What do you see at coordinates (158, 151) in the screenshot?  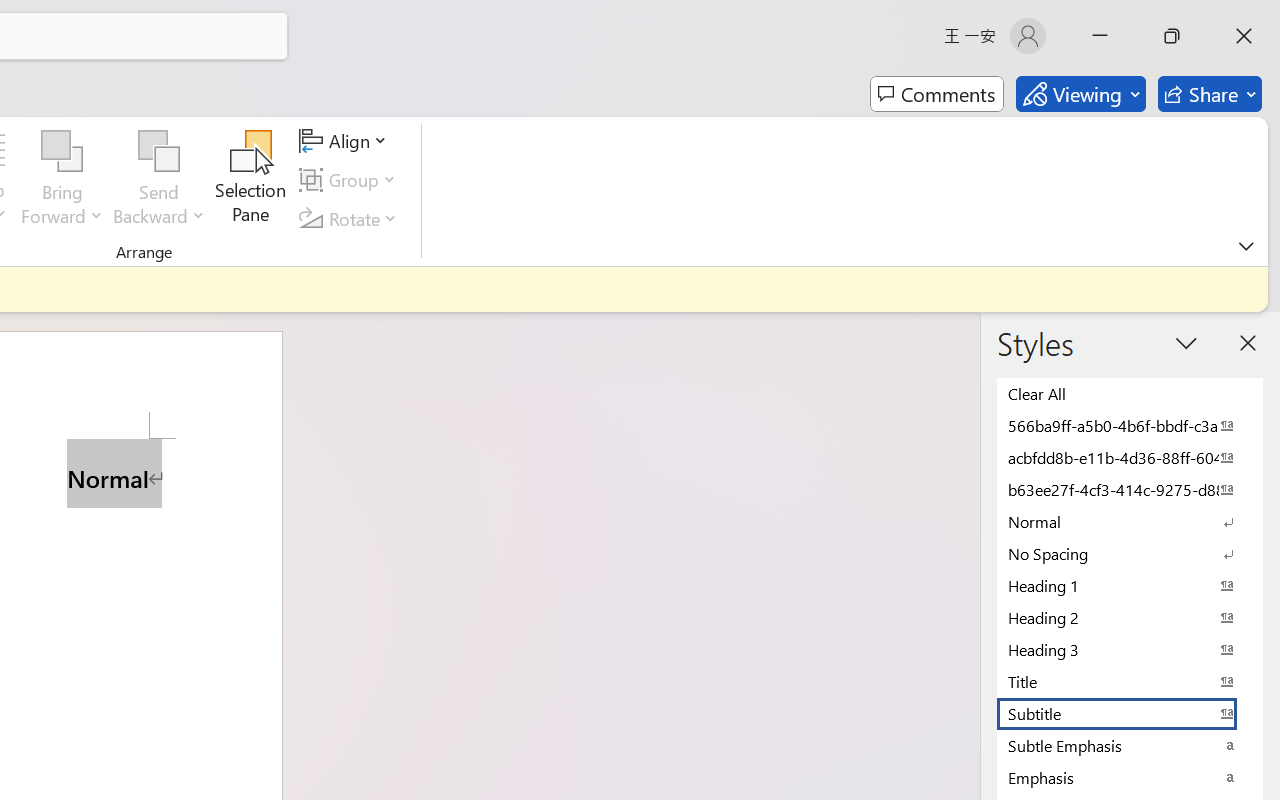 I see `'Send Backward'` at bounding box center [158, 151].